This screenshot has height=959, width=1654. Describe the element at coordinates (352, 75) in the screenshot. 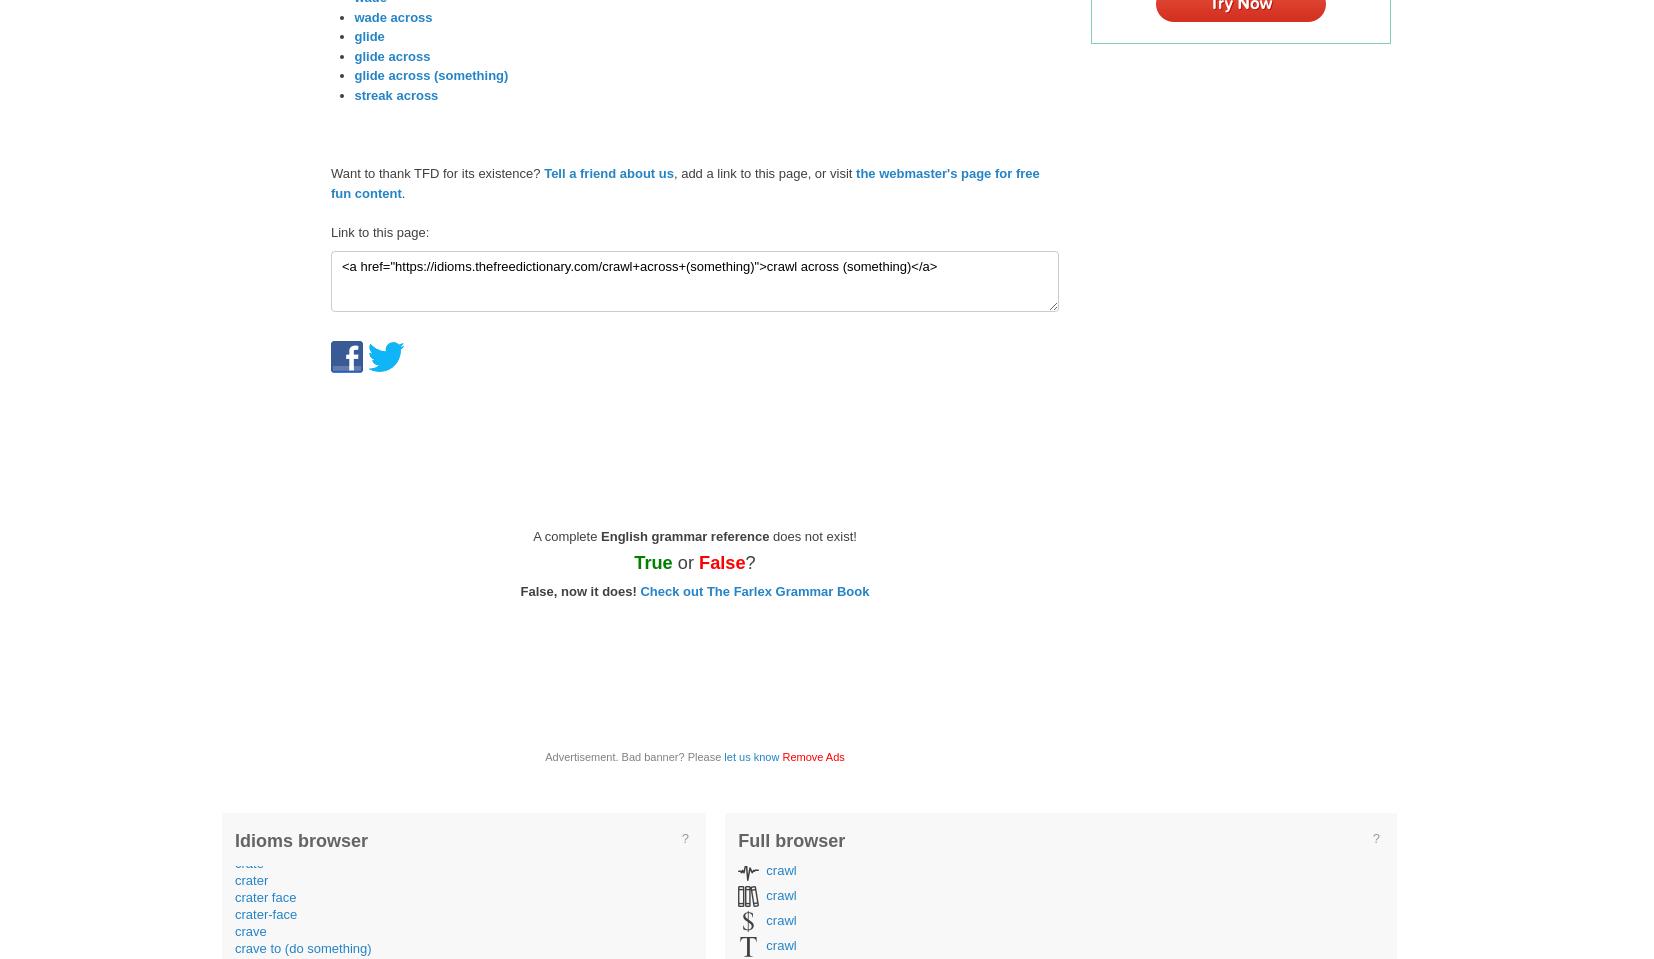

I see `'glide across (something)'` at that location.